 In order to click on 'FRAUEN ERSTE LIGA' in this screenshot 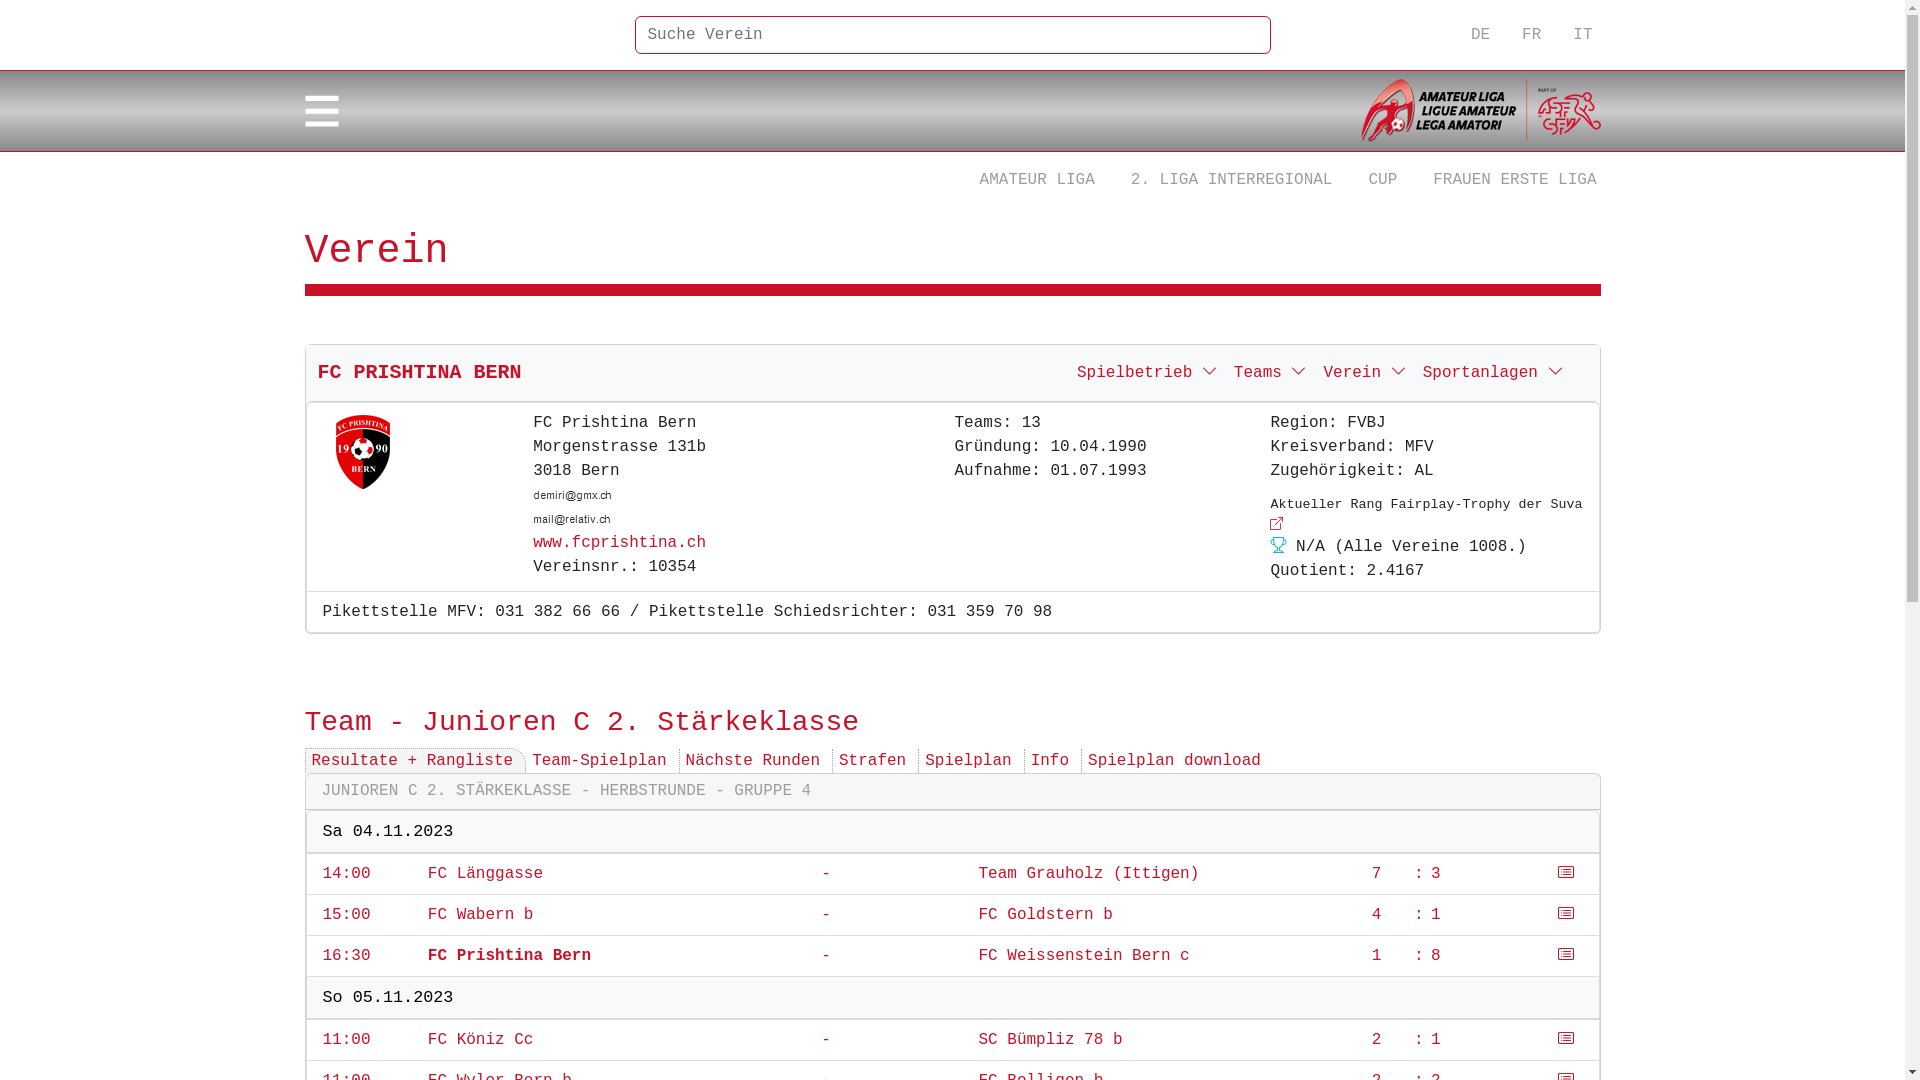, I will do `click(1514, 180)`.